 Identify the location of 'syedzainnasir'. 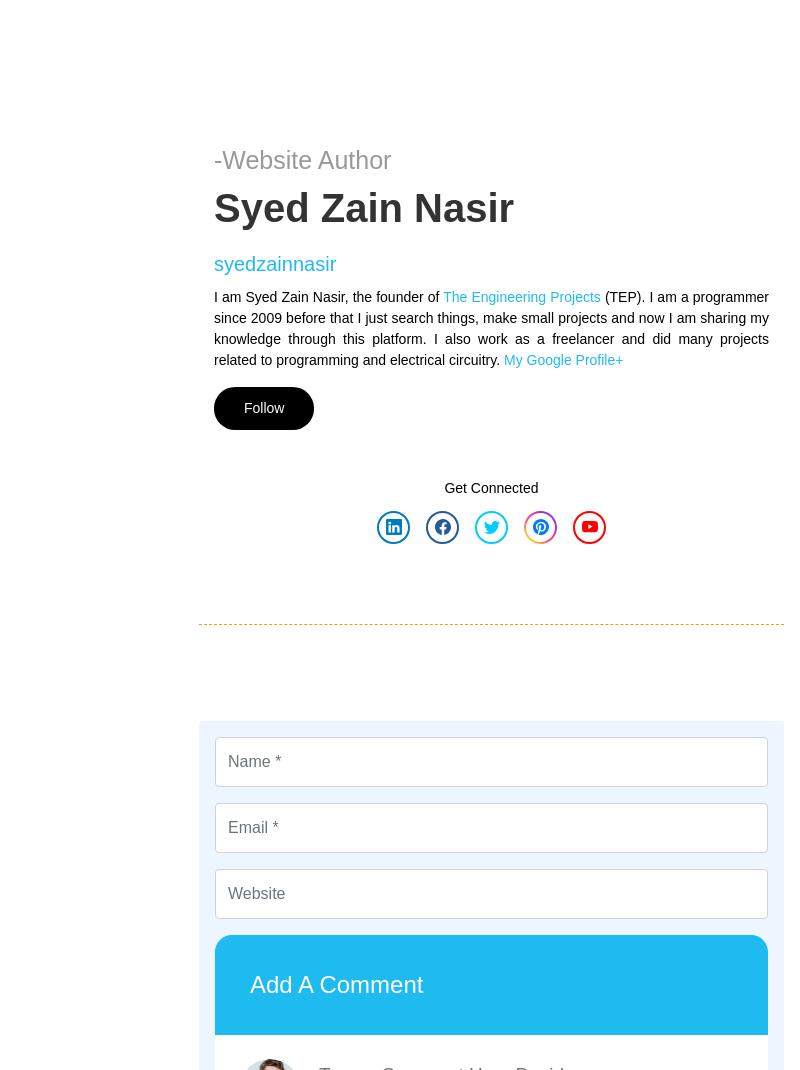
(214, 262).